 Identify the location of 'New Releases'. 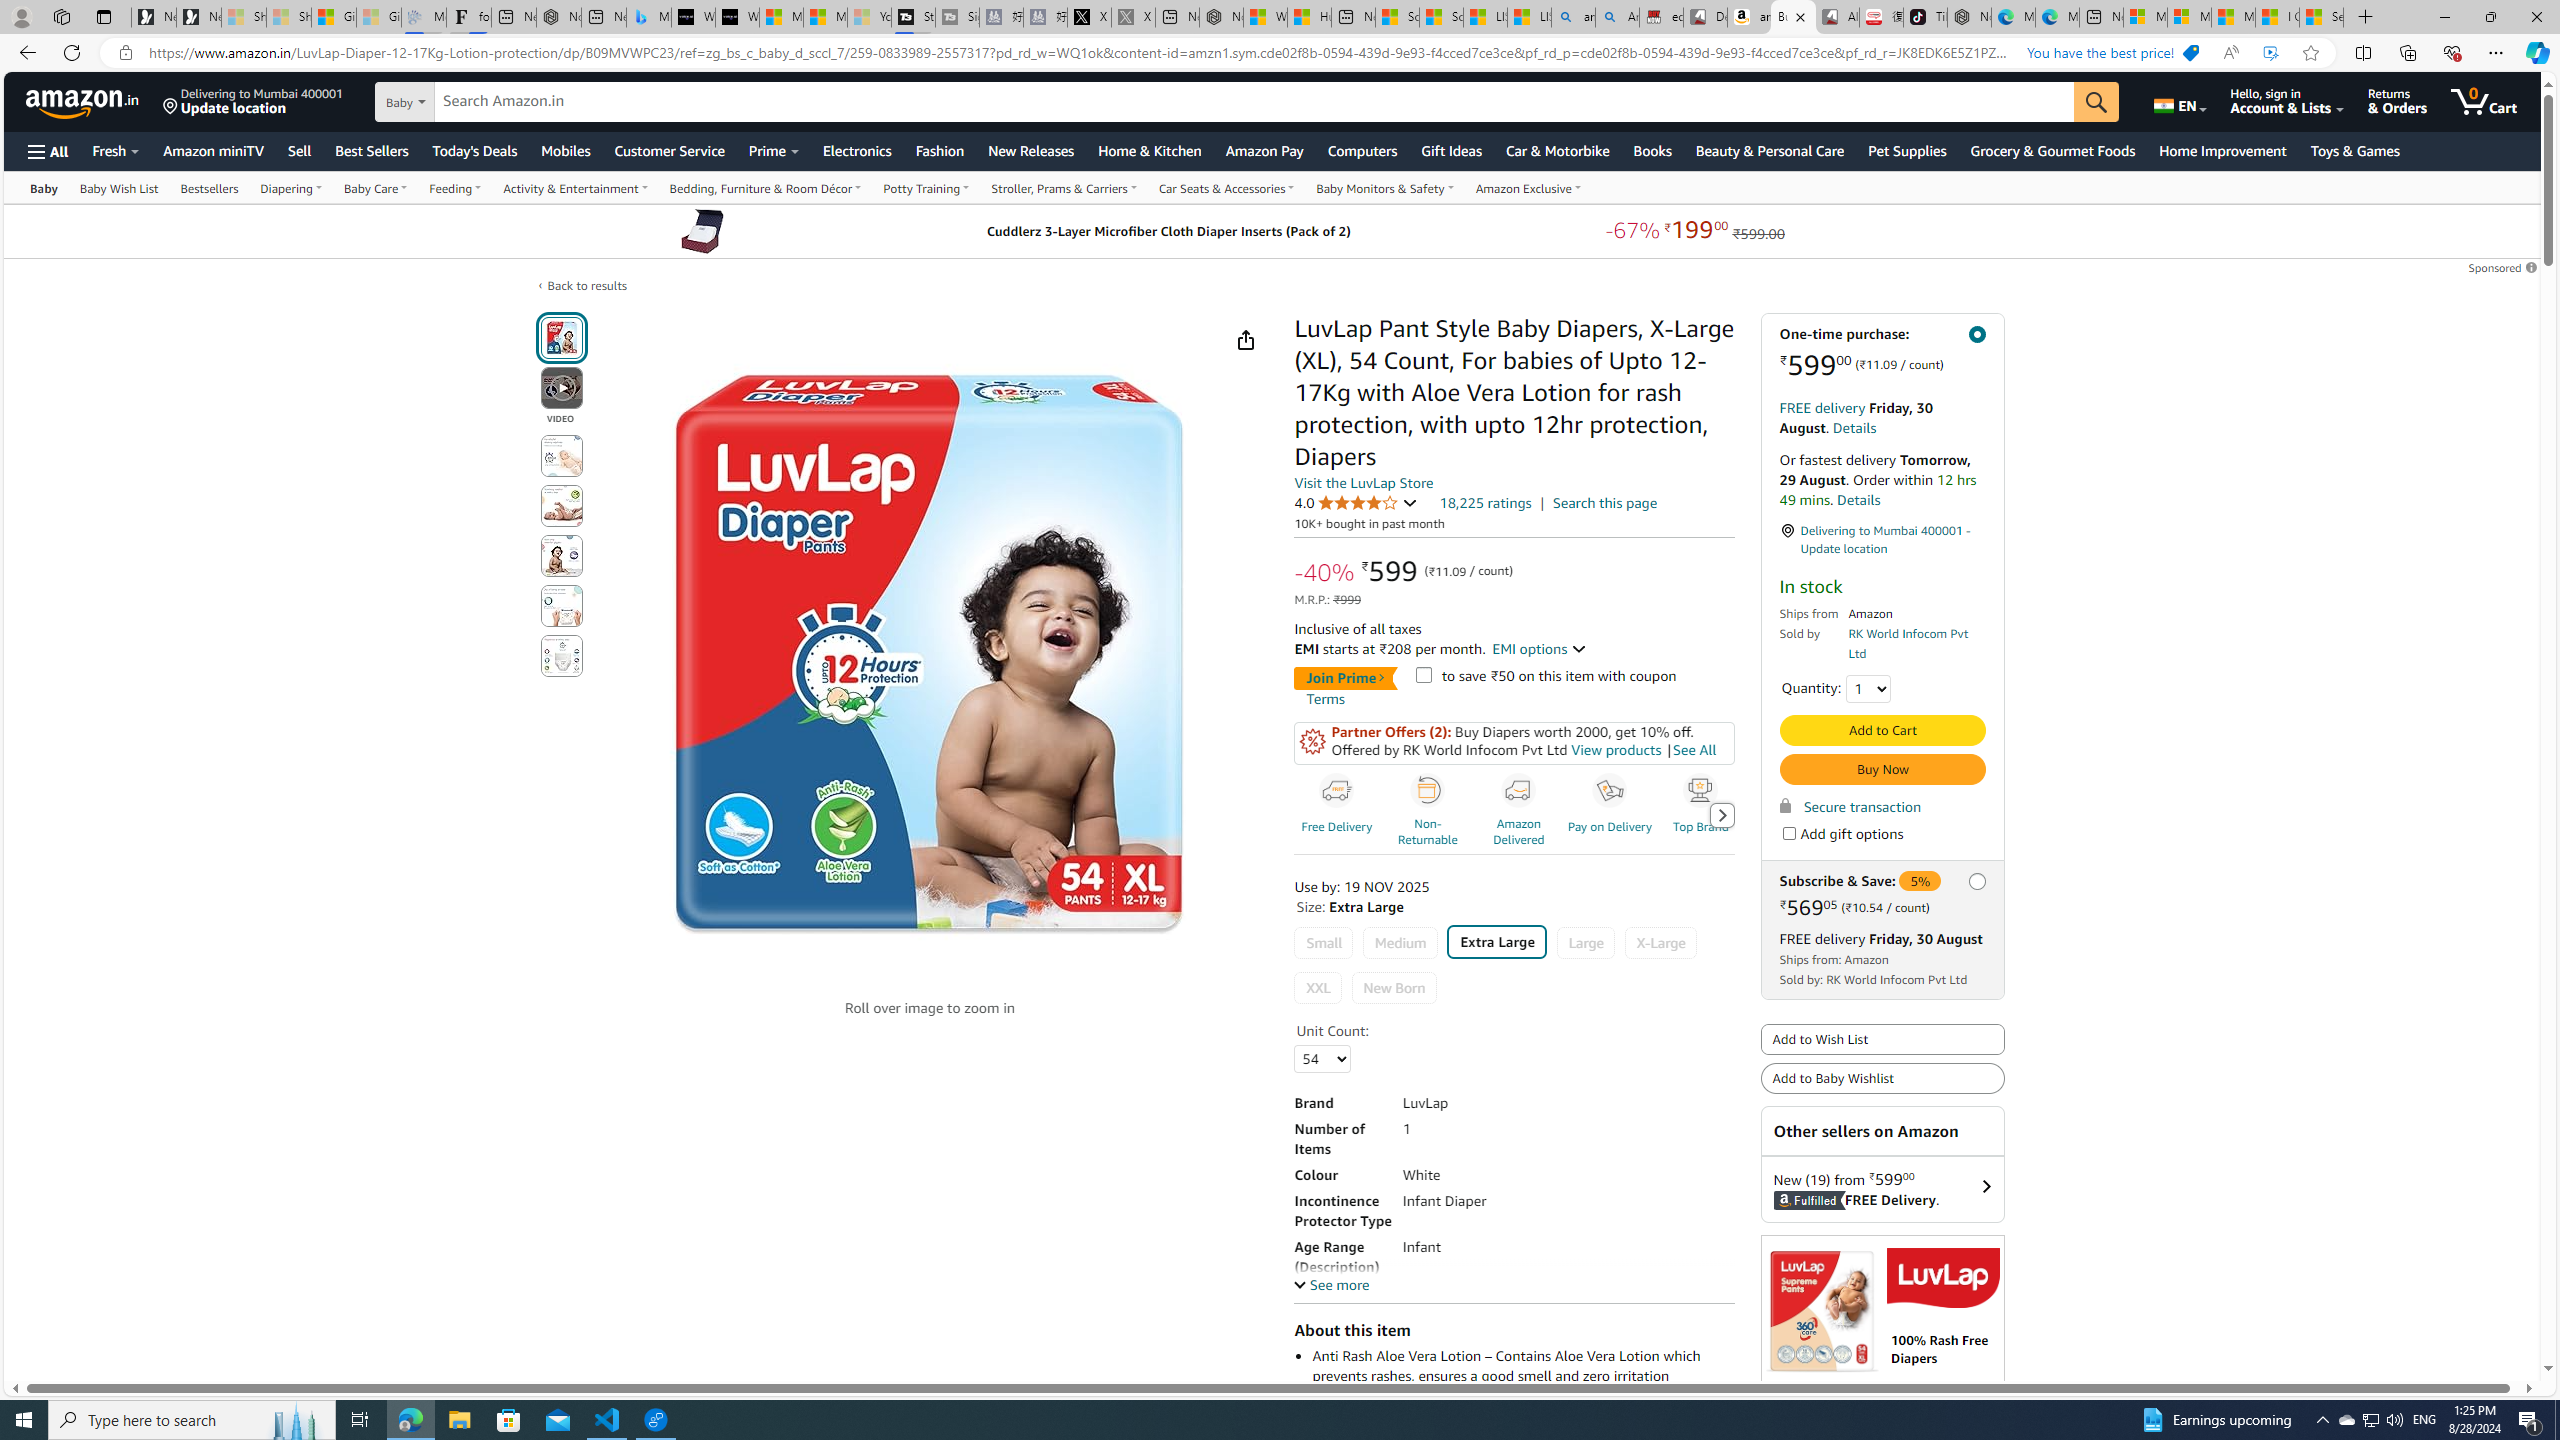
(1031, 150).